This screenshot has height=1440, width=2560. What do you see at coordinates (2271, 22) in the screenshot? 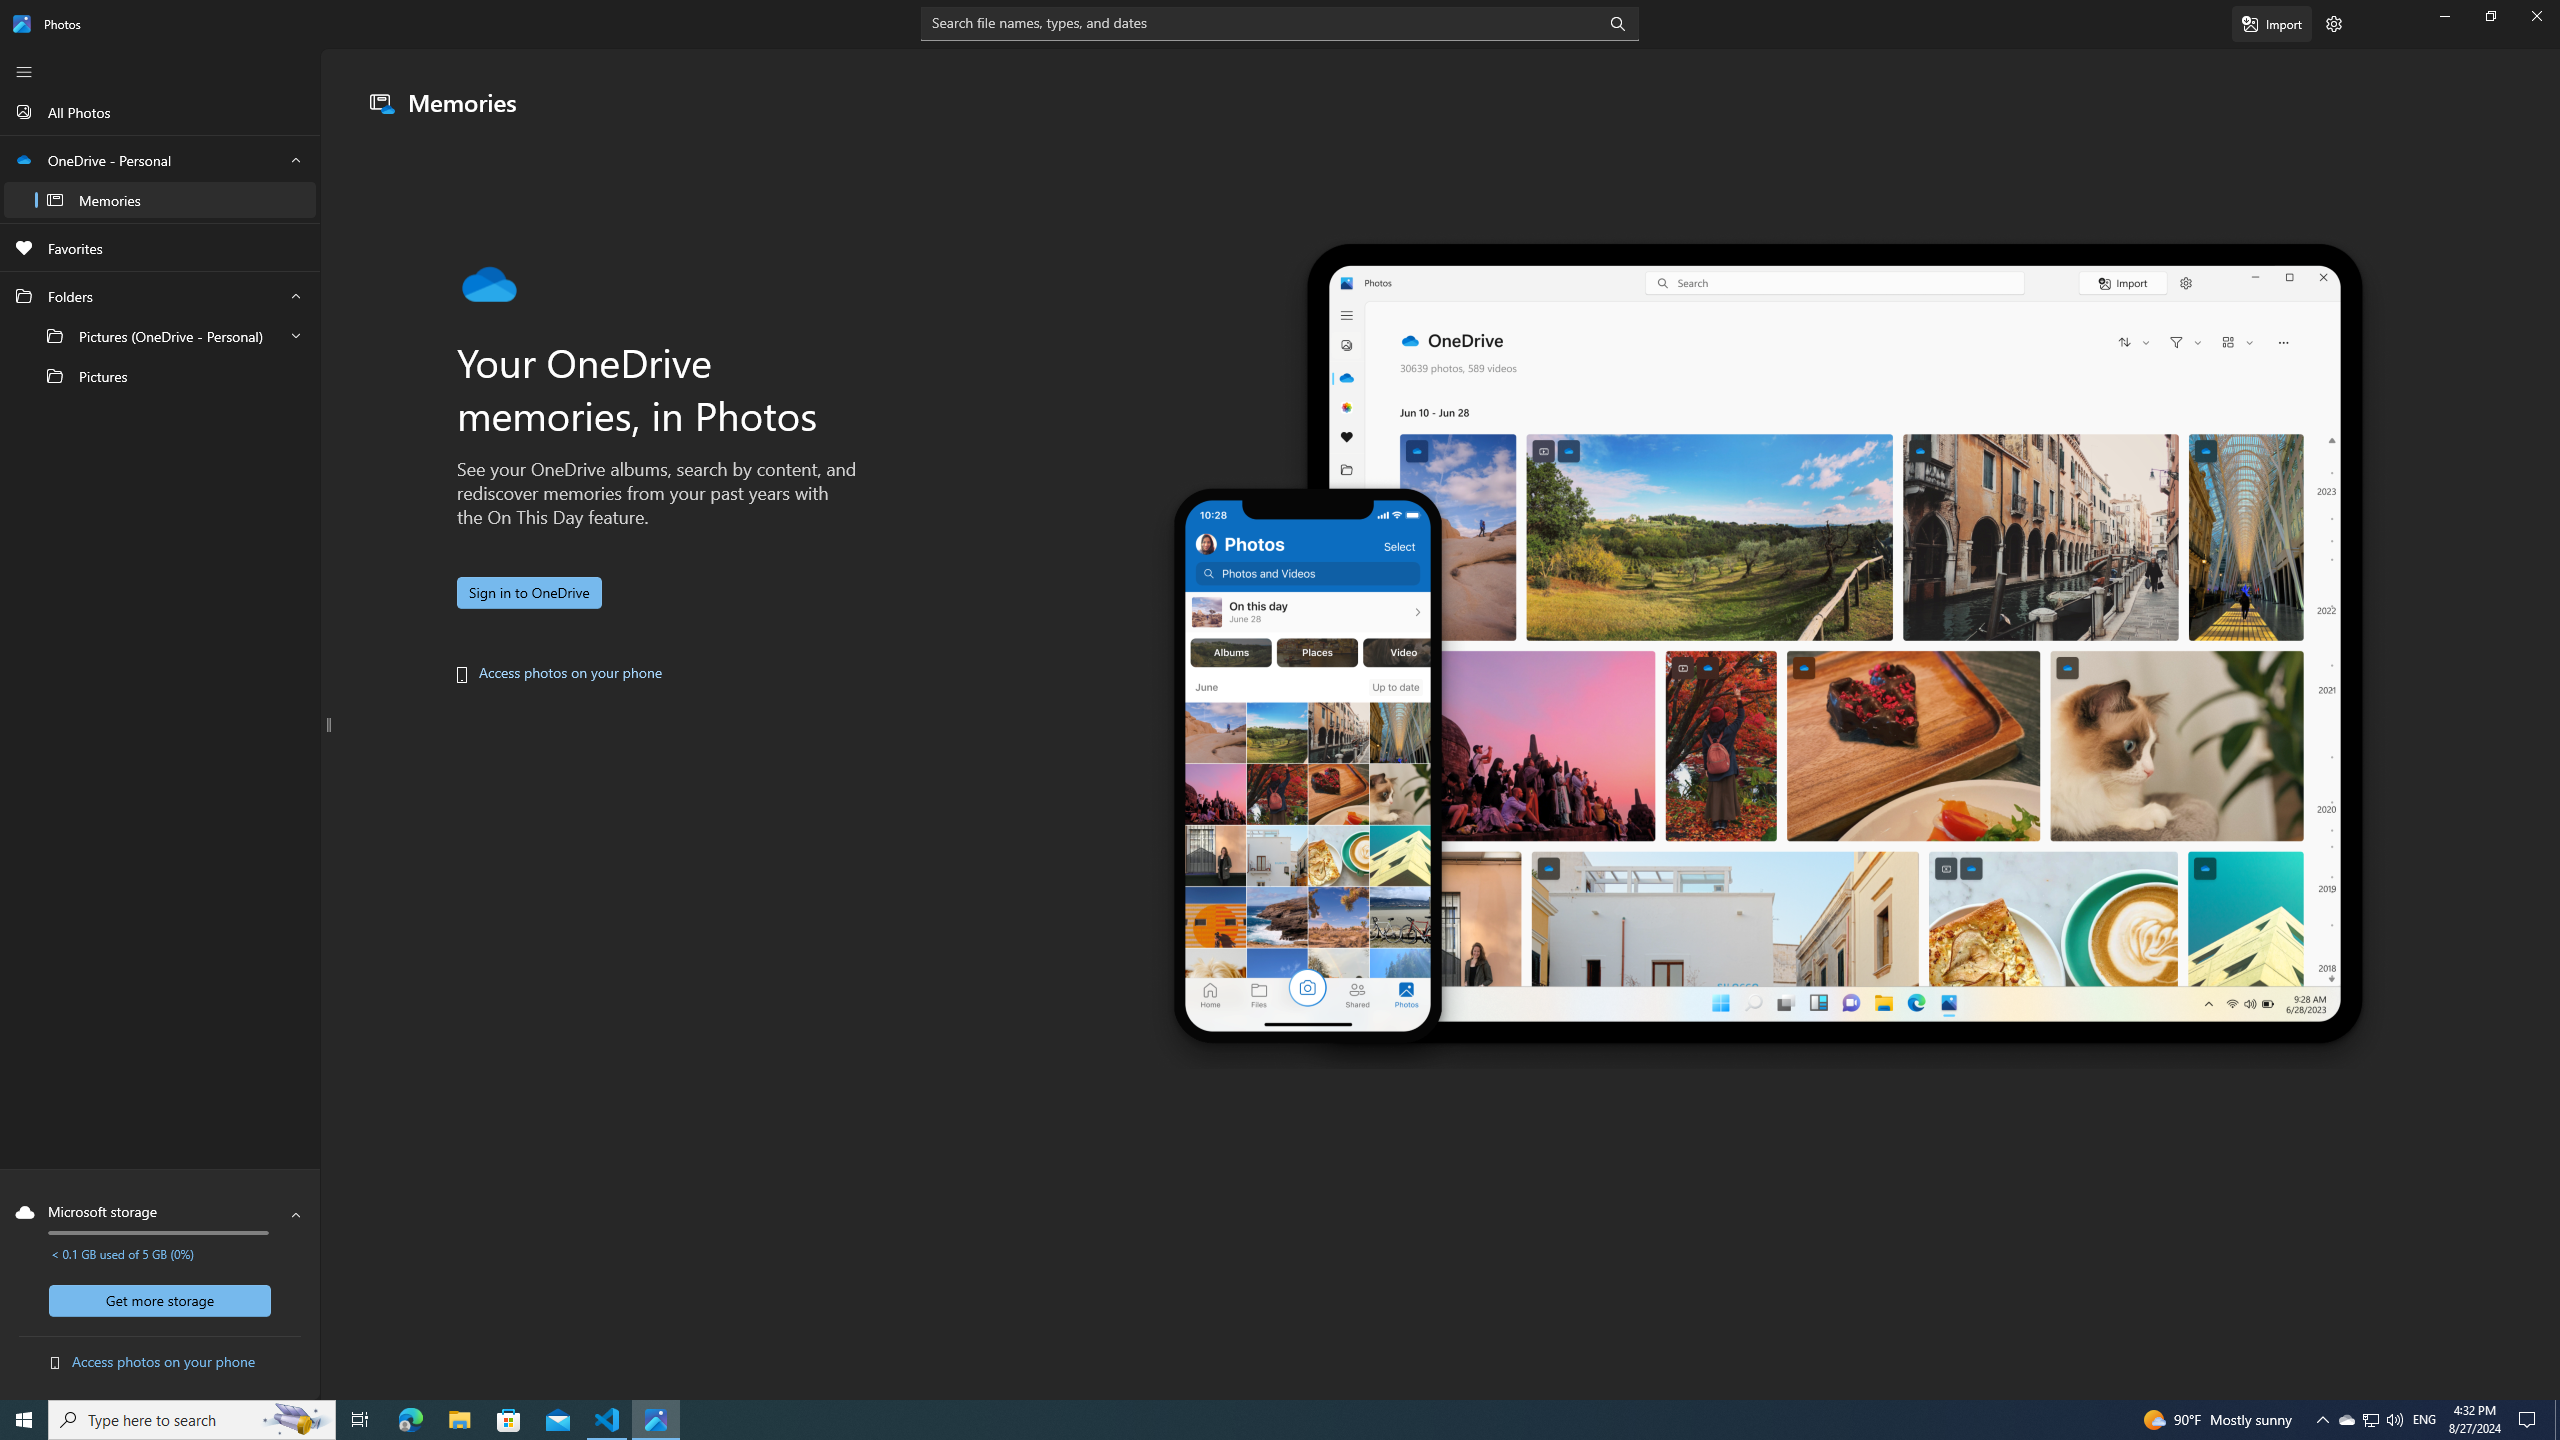
I see `'Import photos'` at bounding box center [2271, 22].